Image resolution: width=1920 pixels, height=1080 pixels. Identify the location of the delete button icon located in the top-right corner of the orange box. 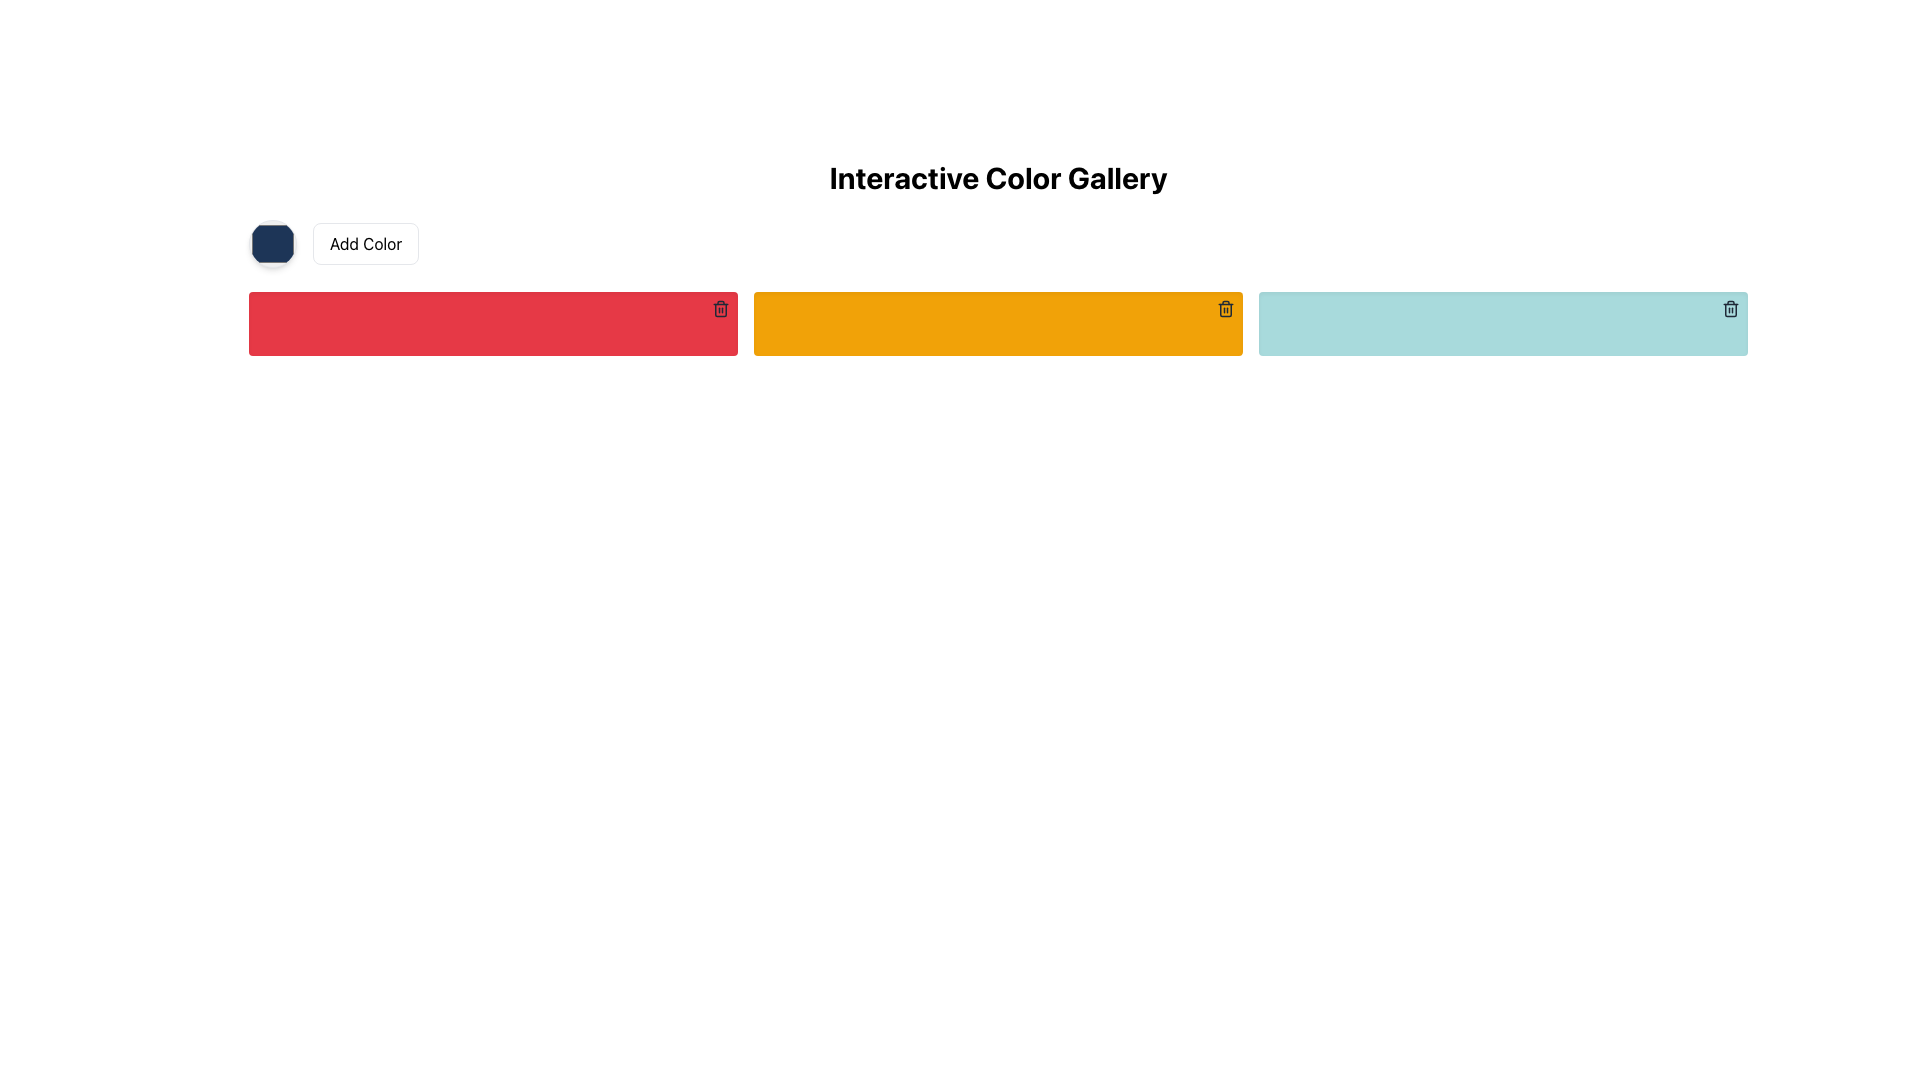
(1224, 308).